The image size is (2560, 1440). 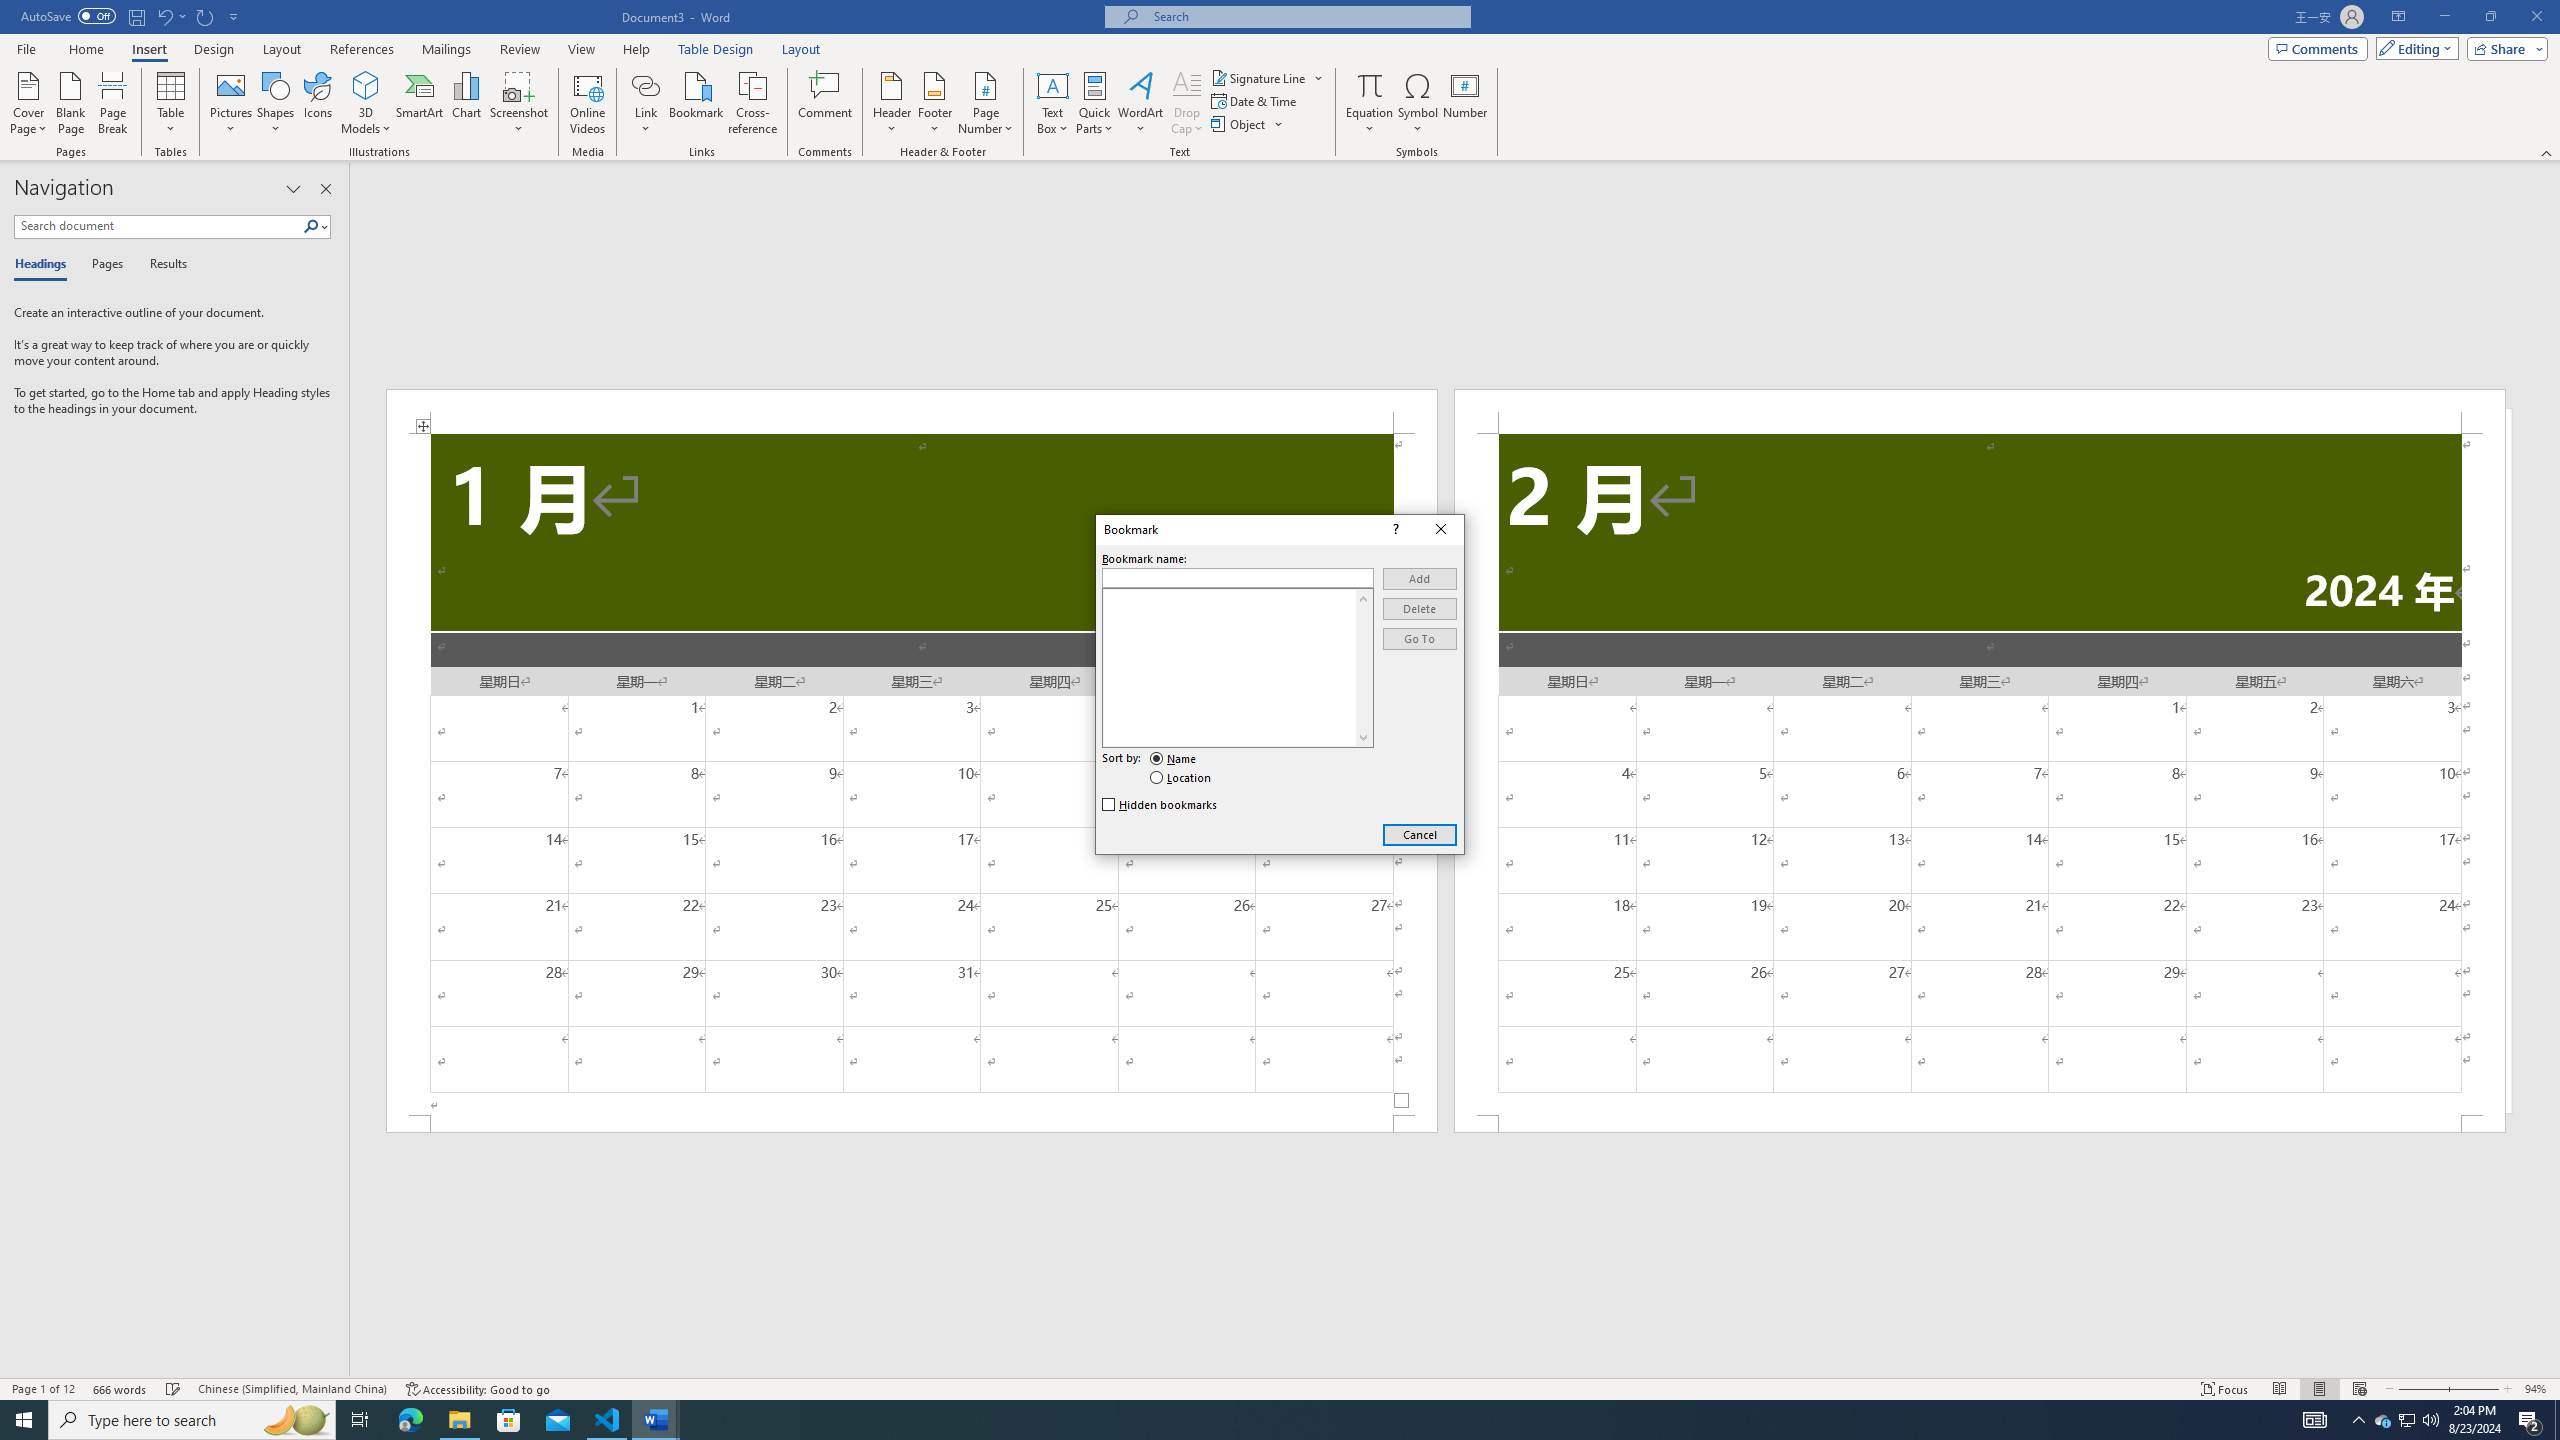 What do you see at coordinates (1419, 608) in the screenshot?
I see `'Delete'` at bounding box center [1419, 608].